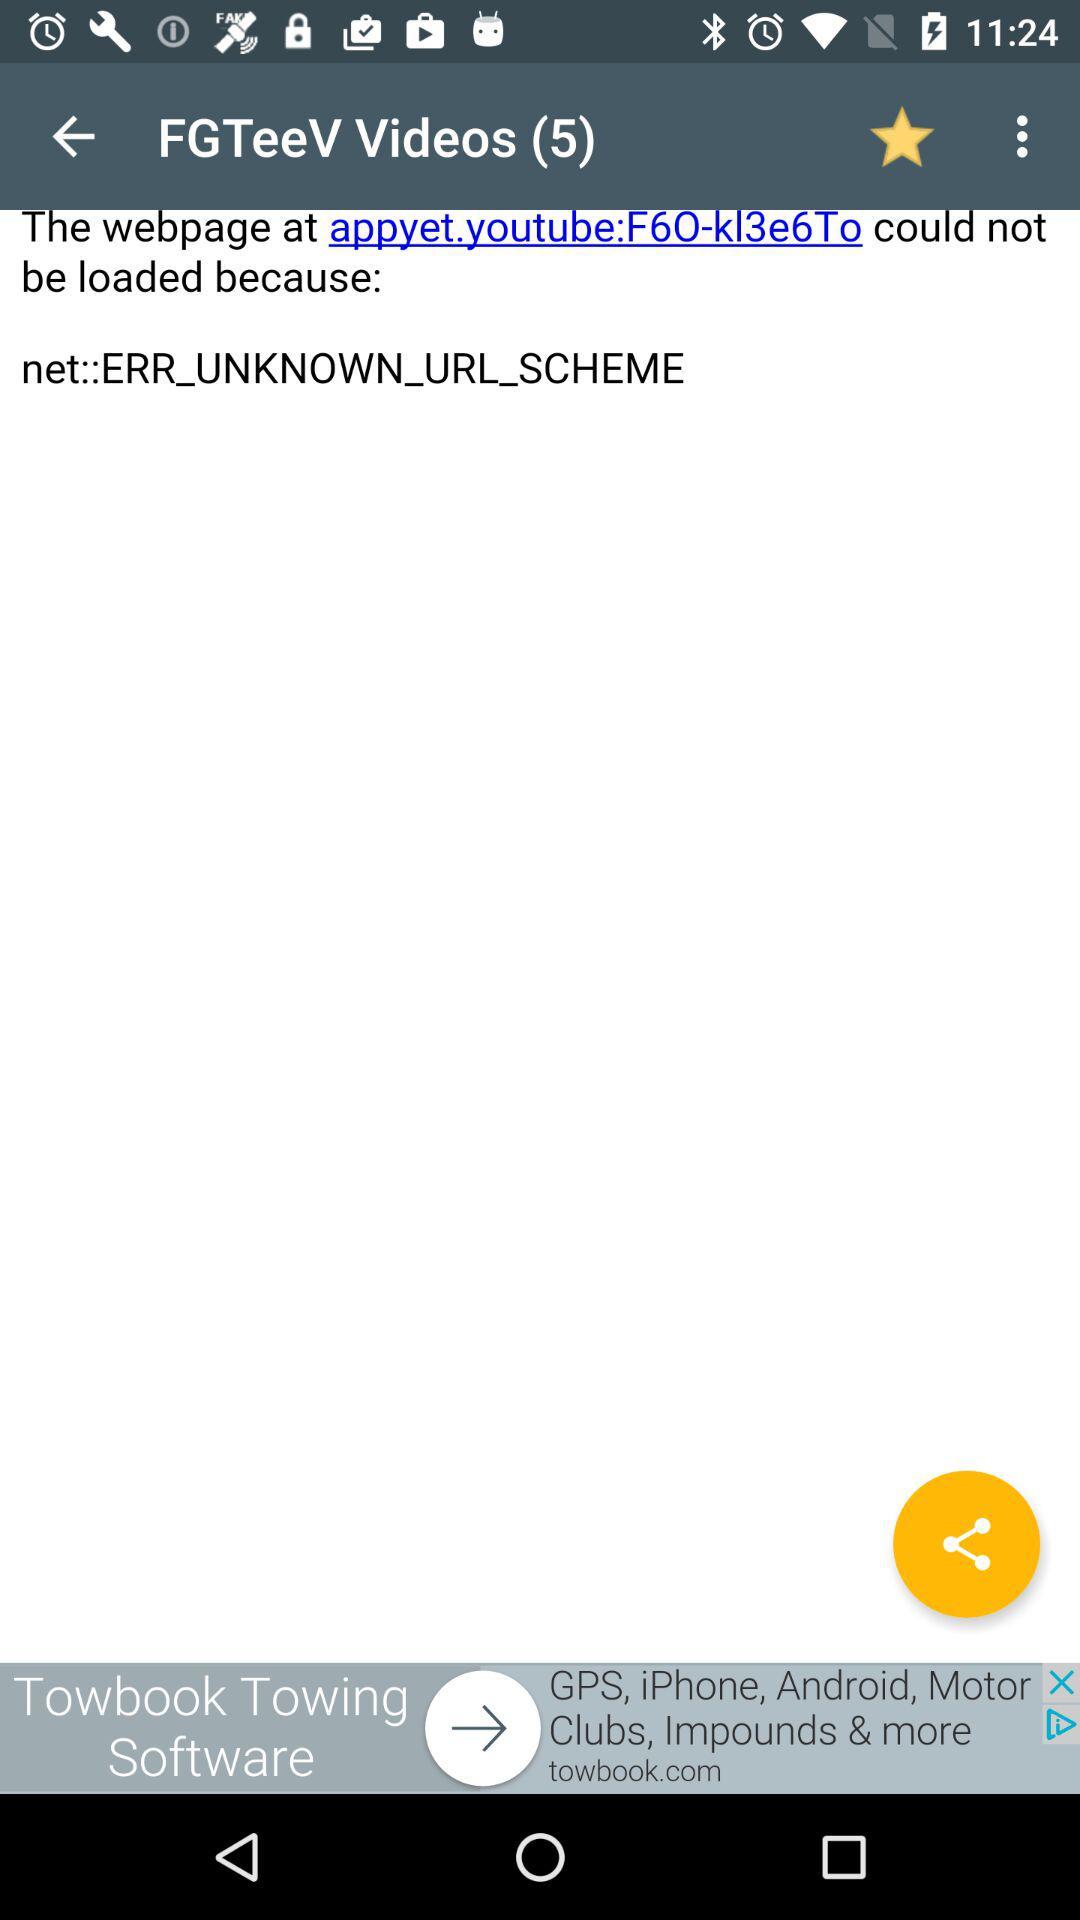 Image resolution: width=1080 pixels, height=1920 pixels. Describe the element at coordinates (965, 1543) in the screenshot. I see `share this app` at that location.